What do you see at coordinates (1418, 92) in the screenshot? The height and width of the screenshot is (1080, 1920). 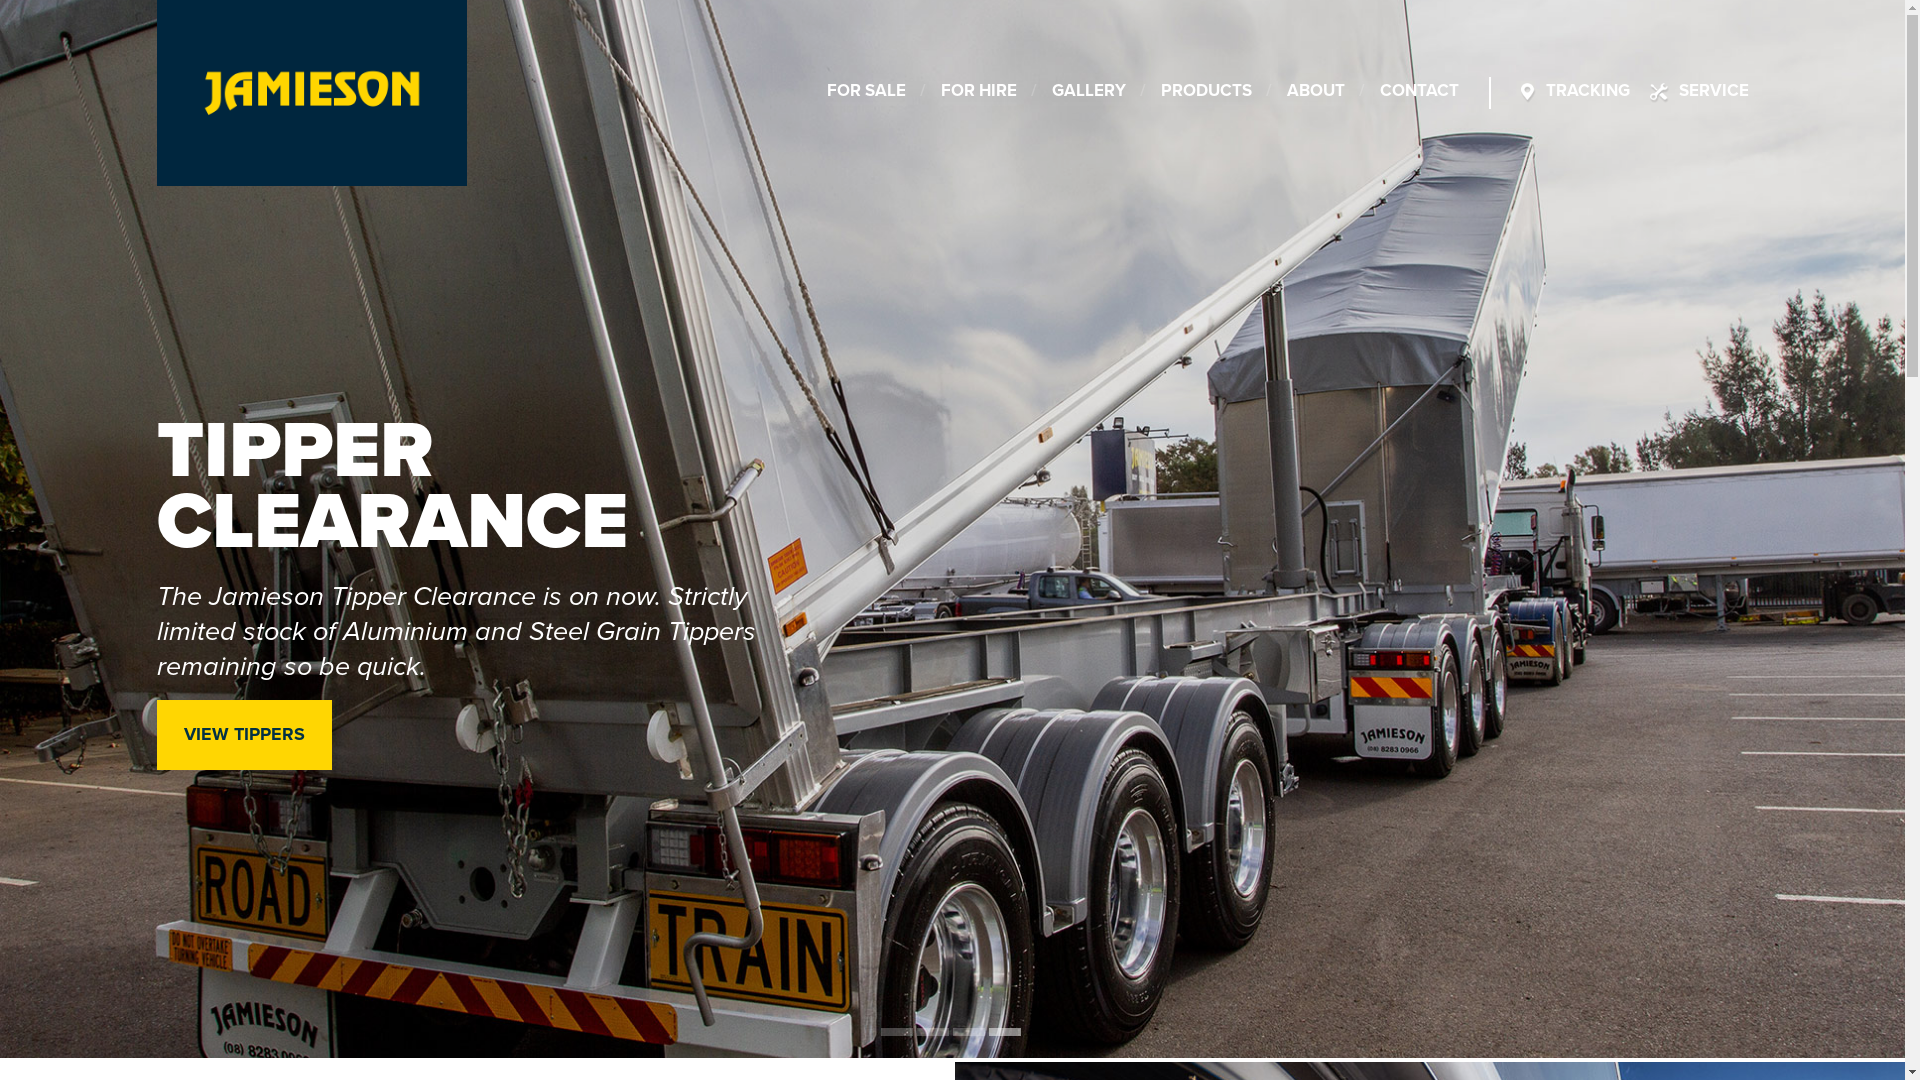 I see `'CONTACT'` at bounding box center [1418, 92].